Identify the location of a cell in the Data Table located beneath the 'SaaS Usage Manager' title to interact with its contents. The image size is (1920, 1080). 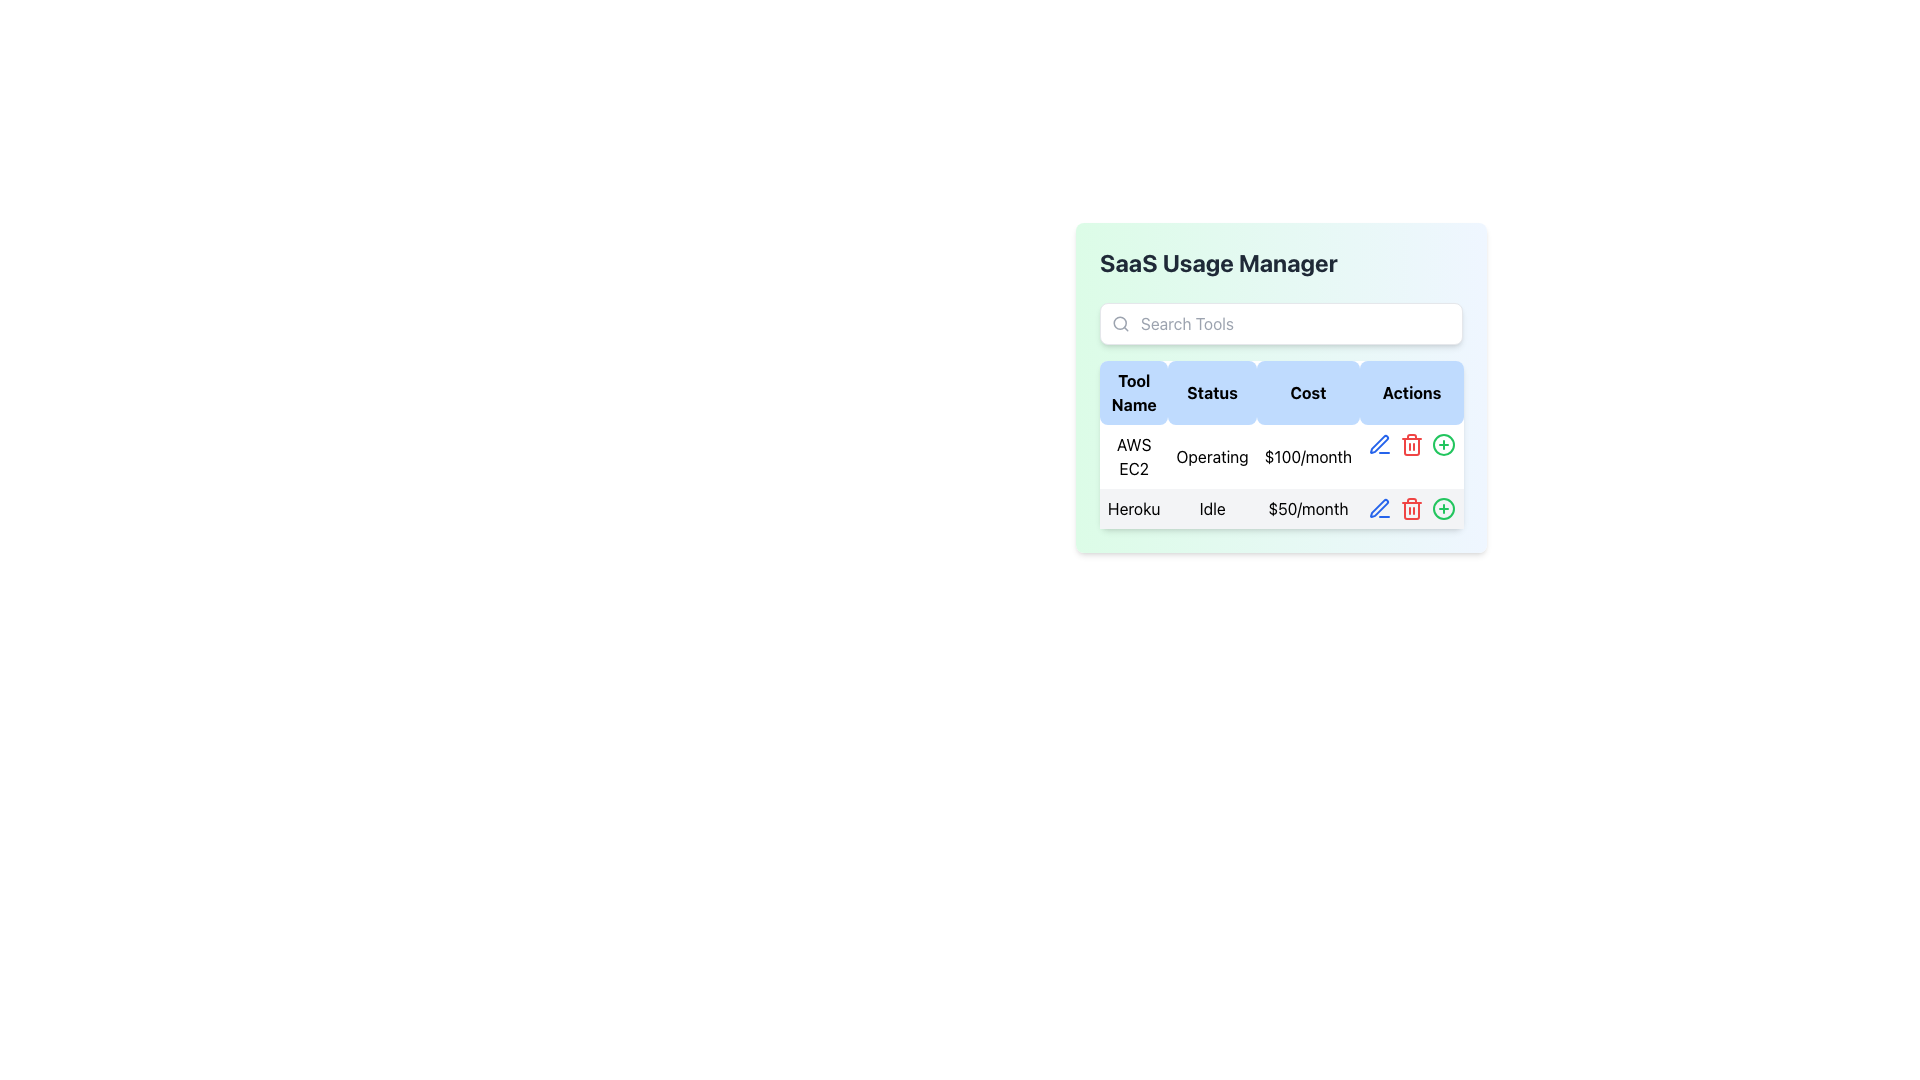
(1281, 443).